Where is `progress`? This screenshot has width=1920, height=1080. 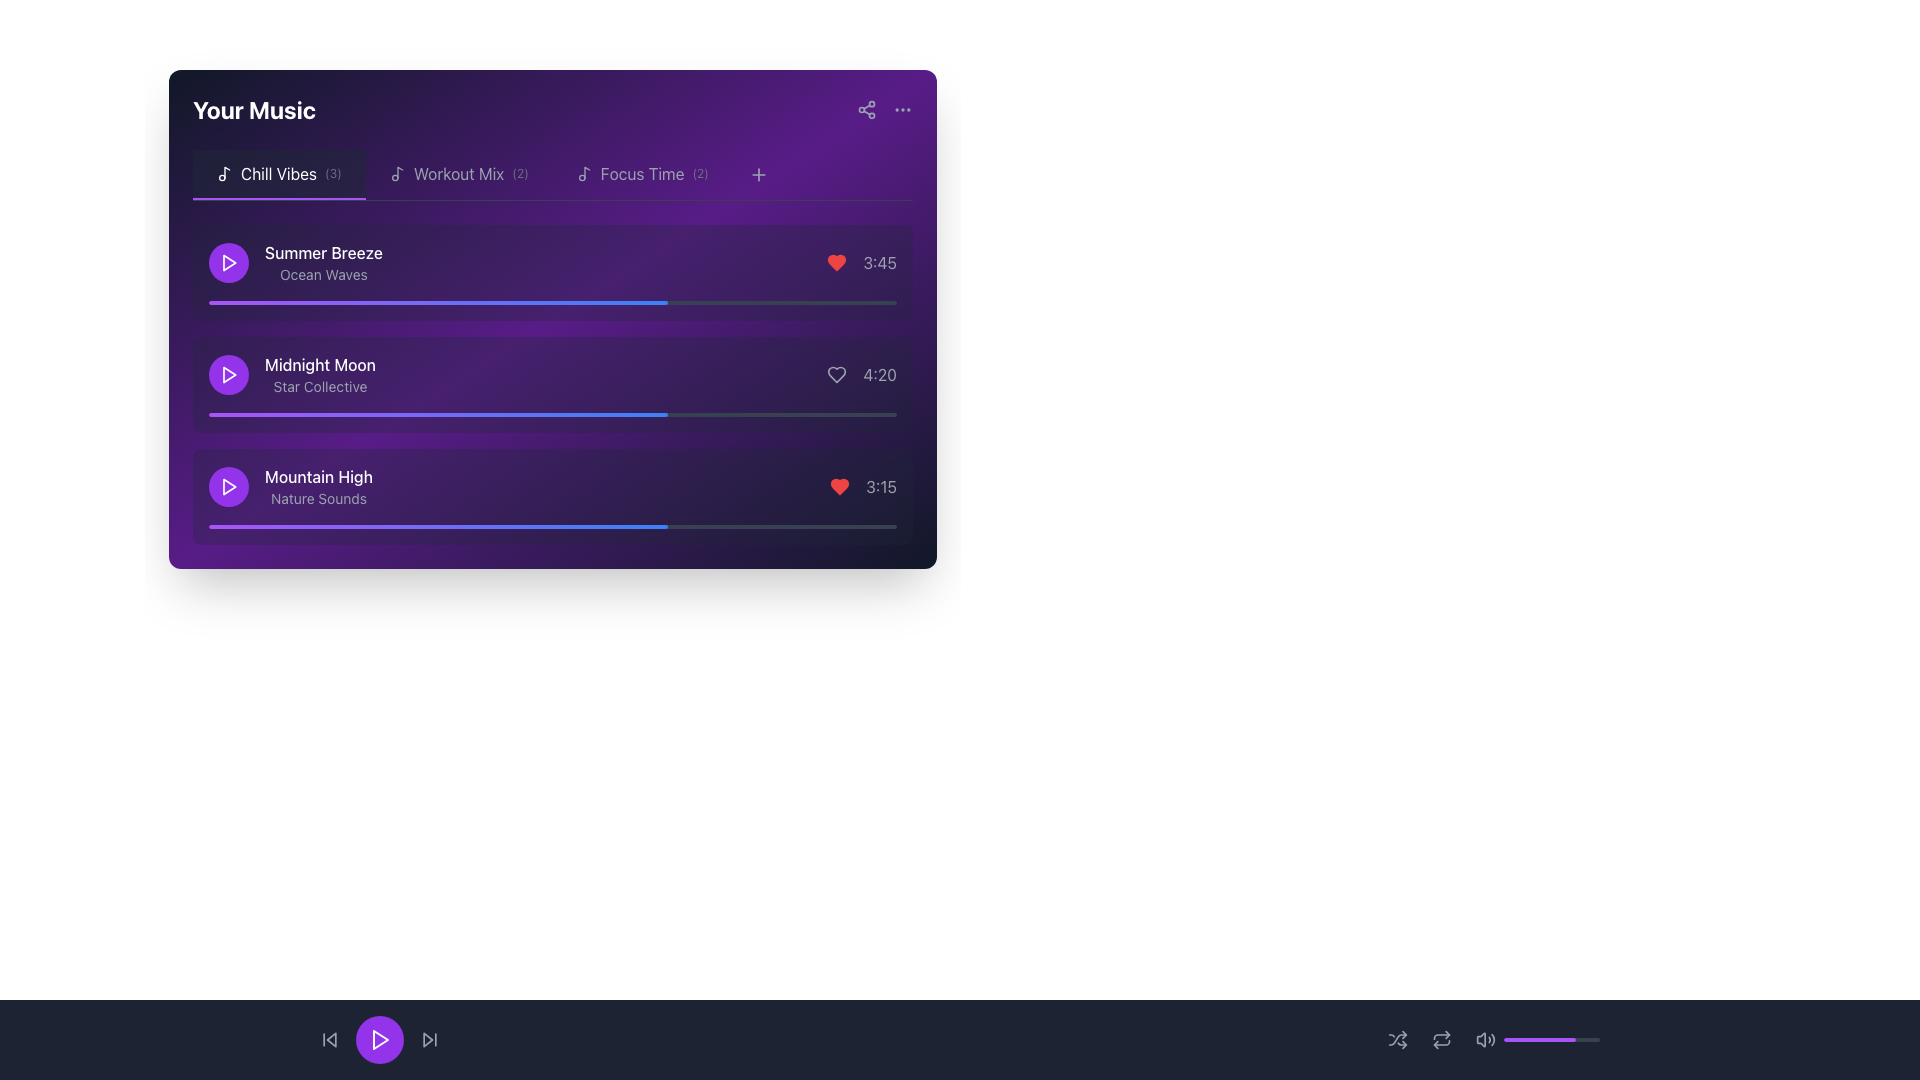 progress is located at coordinates (697, 303).